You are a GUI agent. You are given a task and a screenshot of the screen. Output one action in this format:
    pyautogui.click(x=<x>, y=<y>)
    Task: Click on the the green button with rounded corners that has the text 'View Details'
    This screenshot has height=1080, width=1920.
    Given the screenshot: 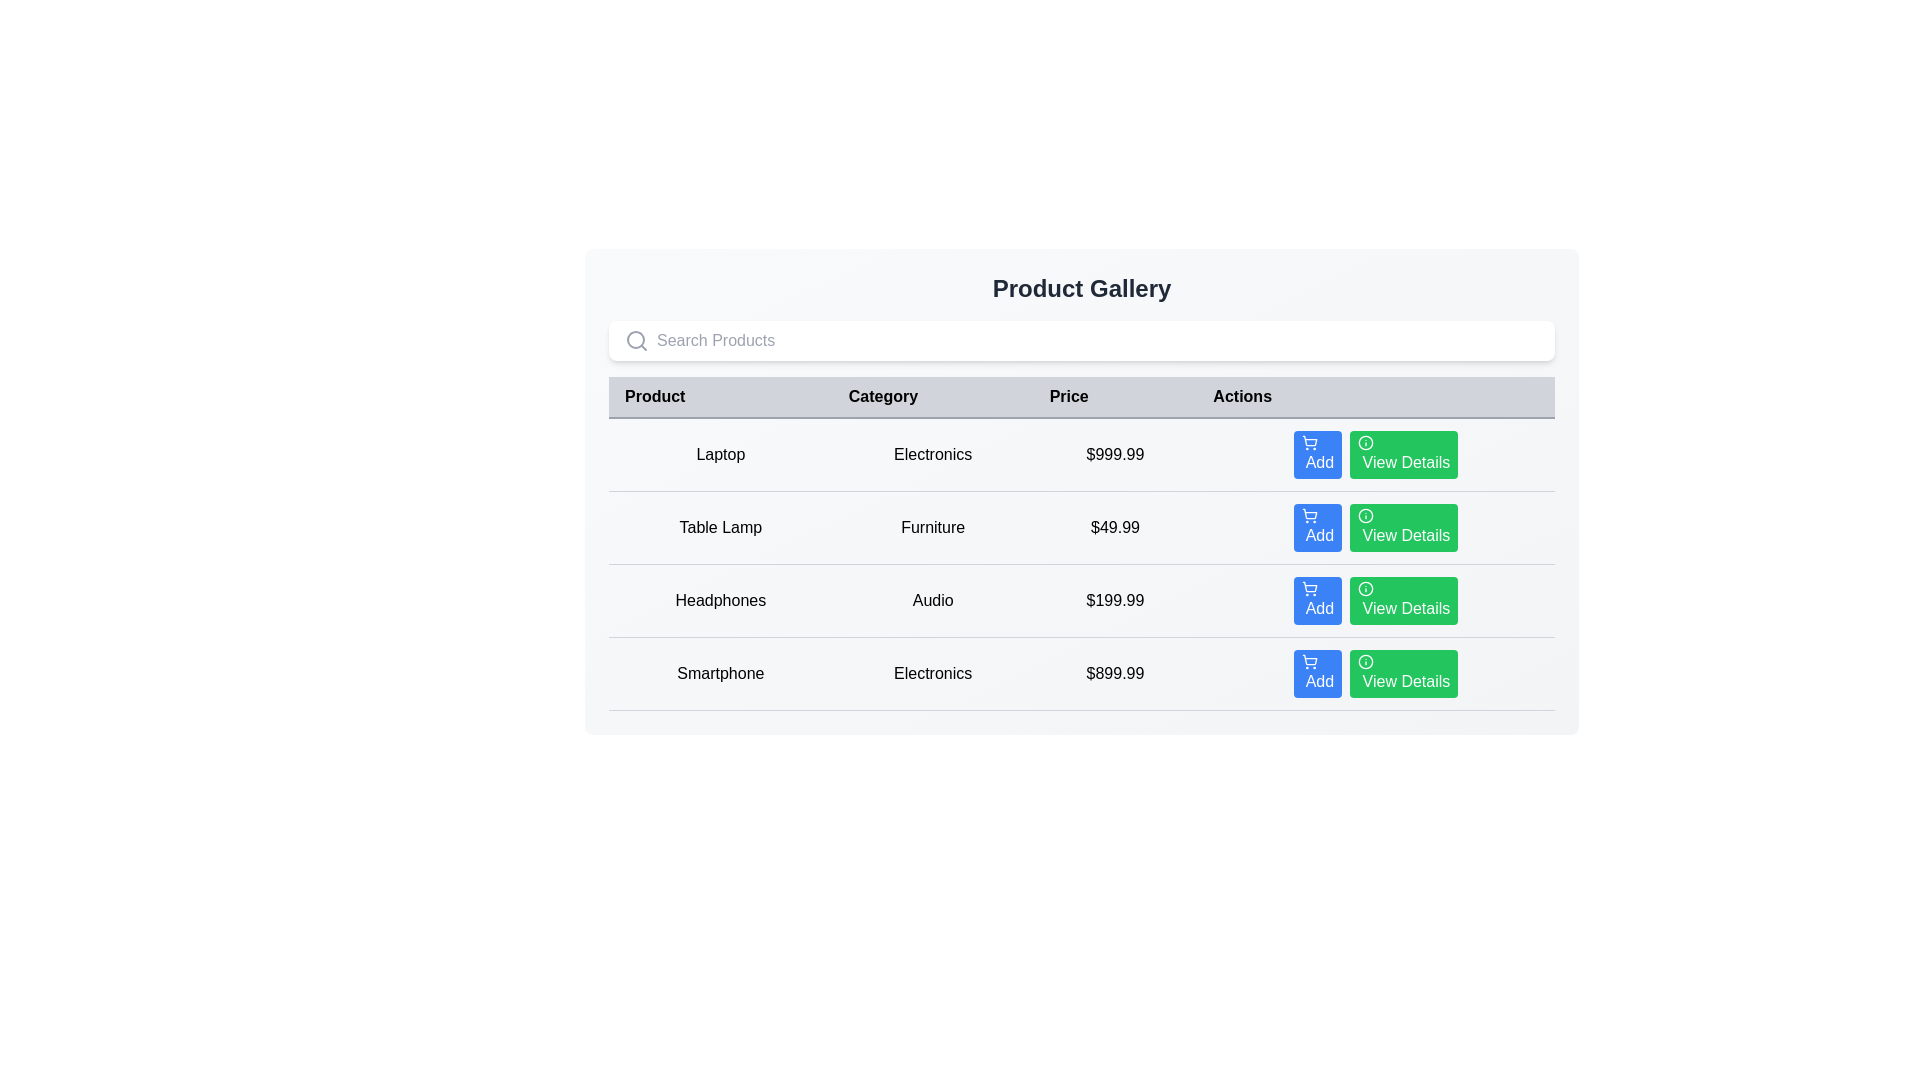 What is the action you would take?
    pyautogui.click(x=1403, y=600)
    